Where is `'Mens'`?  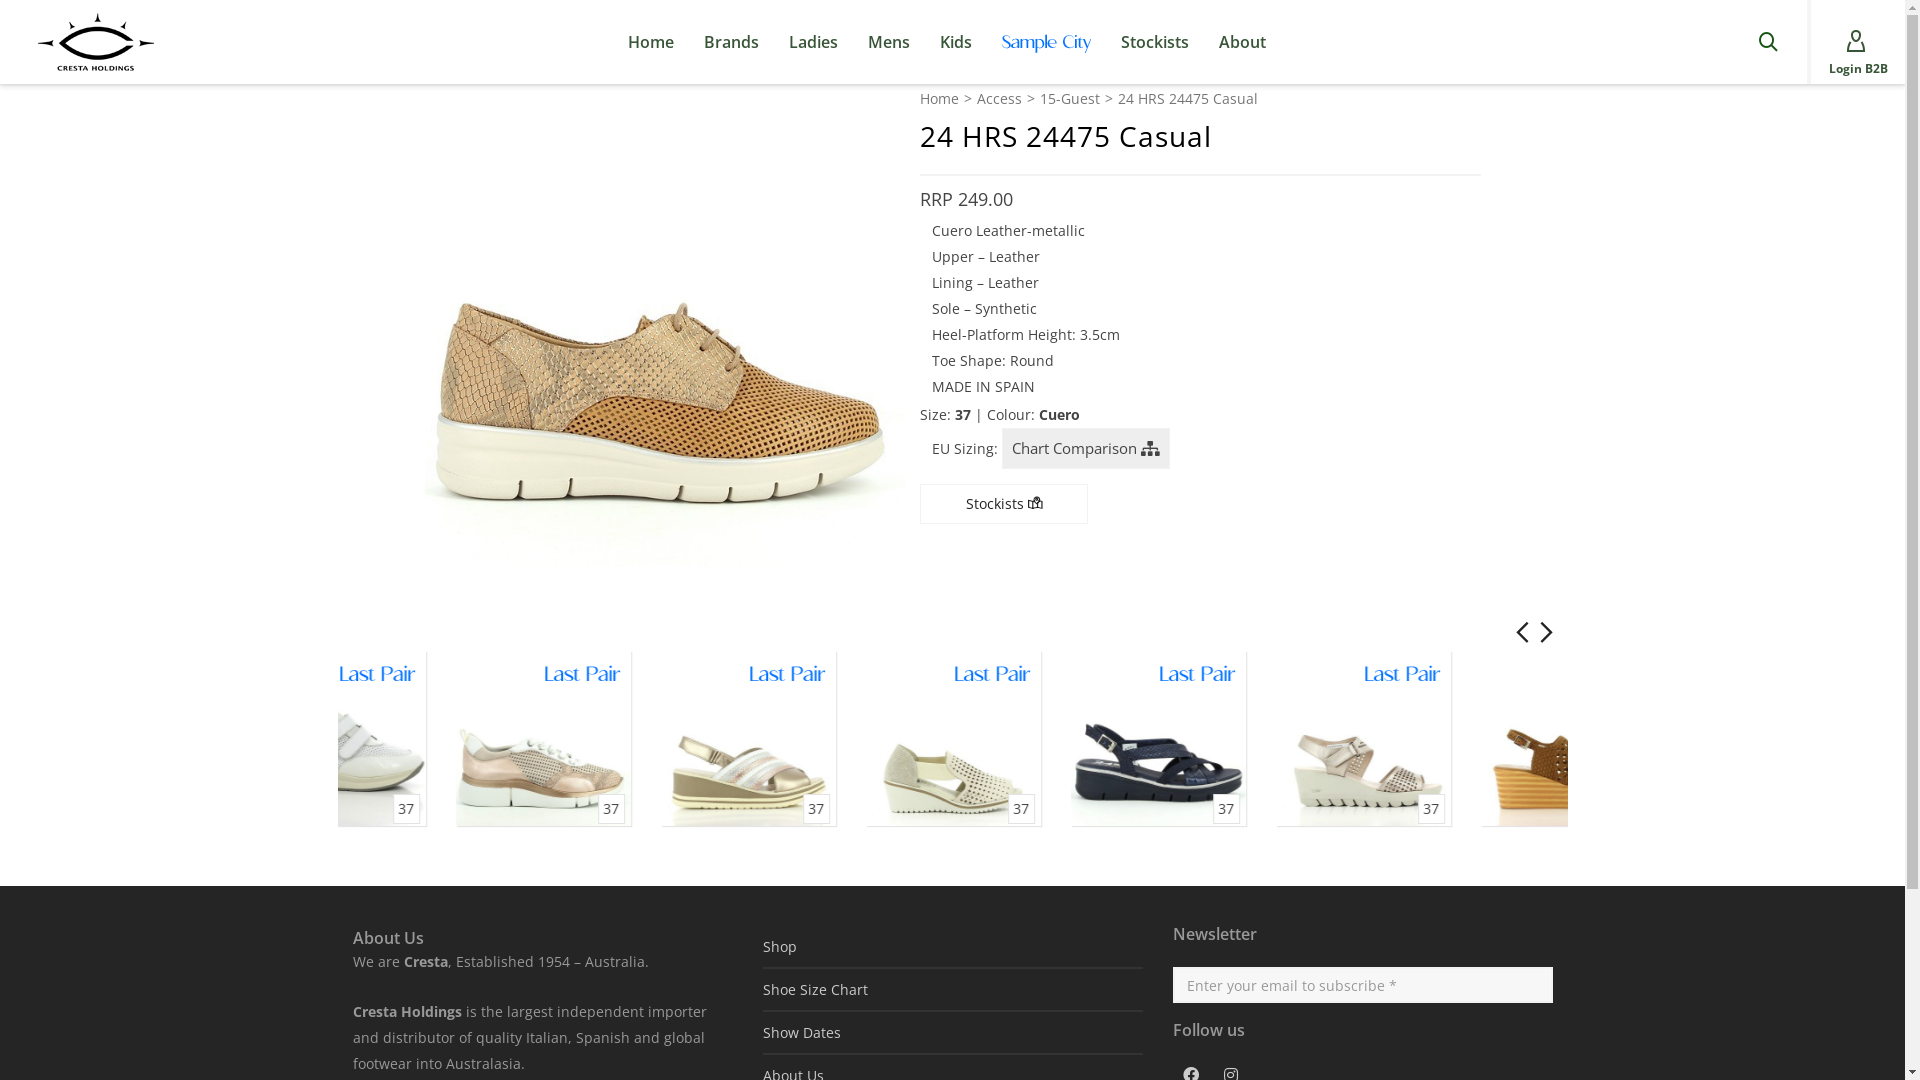
'Mens' is located at coordinates (887, 42).